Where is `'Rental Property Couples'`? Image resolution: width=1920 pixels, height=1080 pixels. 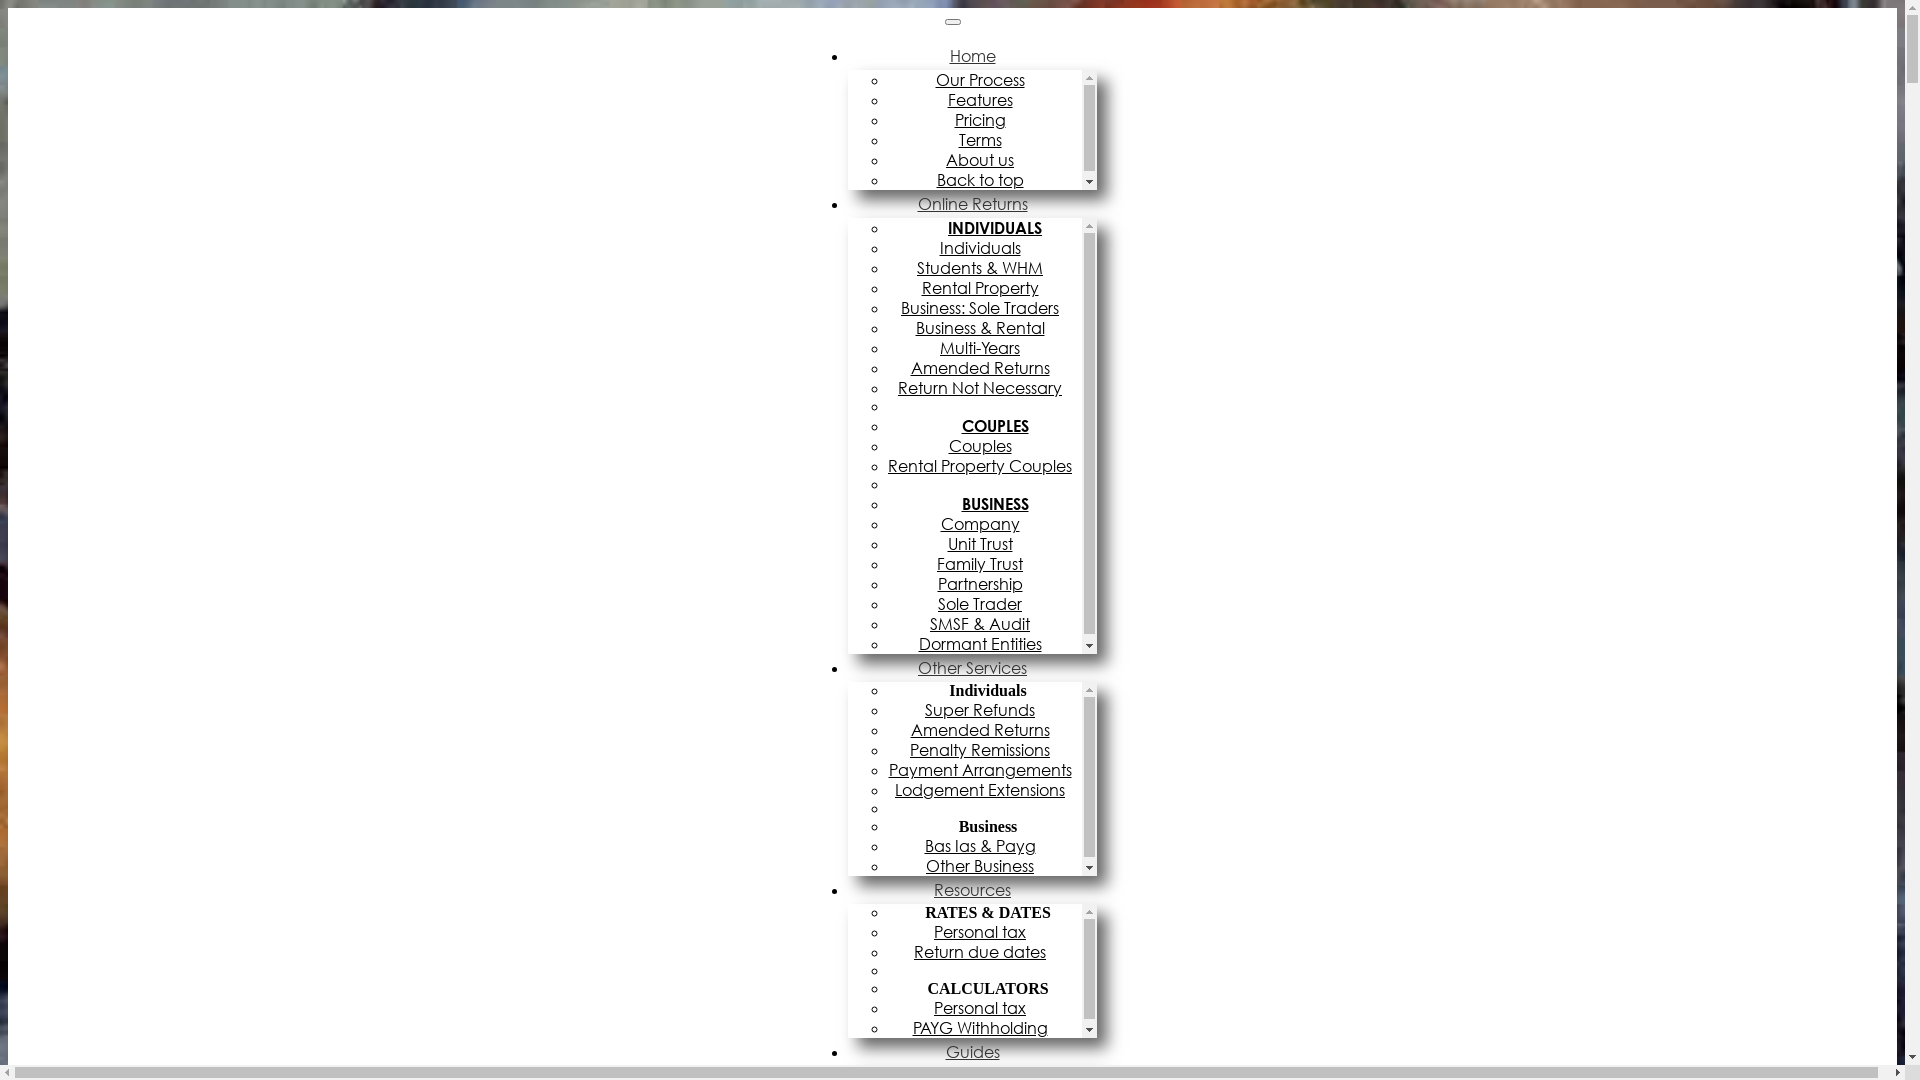
'Rental Property Couples' is located at coordinates (984, 466).